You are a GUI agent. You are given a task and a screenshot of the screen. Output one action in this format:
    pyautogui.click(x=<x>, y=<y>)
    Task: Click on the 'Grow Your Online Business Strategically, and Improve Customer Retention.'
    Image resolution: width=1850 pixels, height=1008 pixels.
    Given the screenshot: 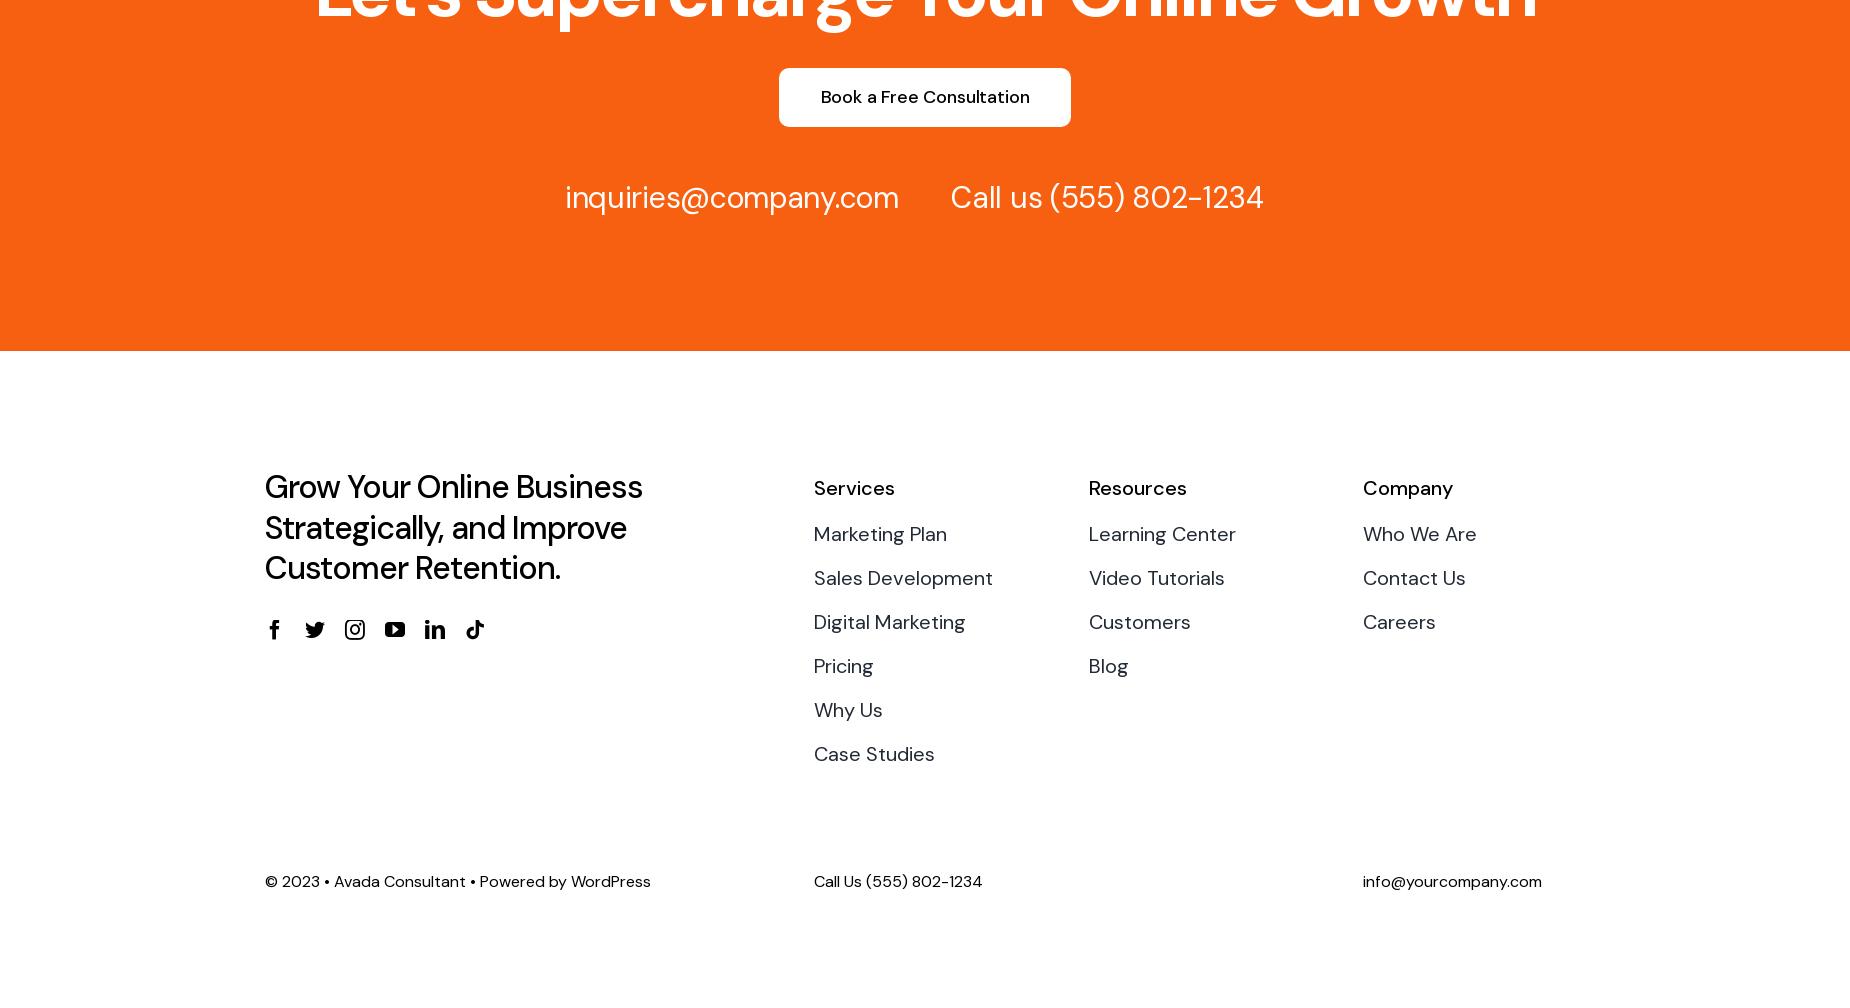 What is the action you would take?
    pyautogui.click(x=452, y=526)
    